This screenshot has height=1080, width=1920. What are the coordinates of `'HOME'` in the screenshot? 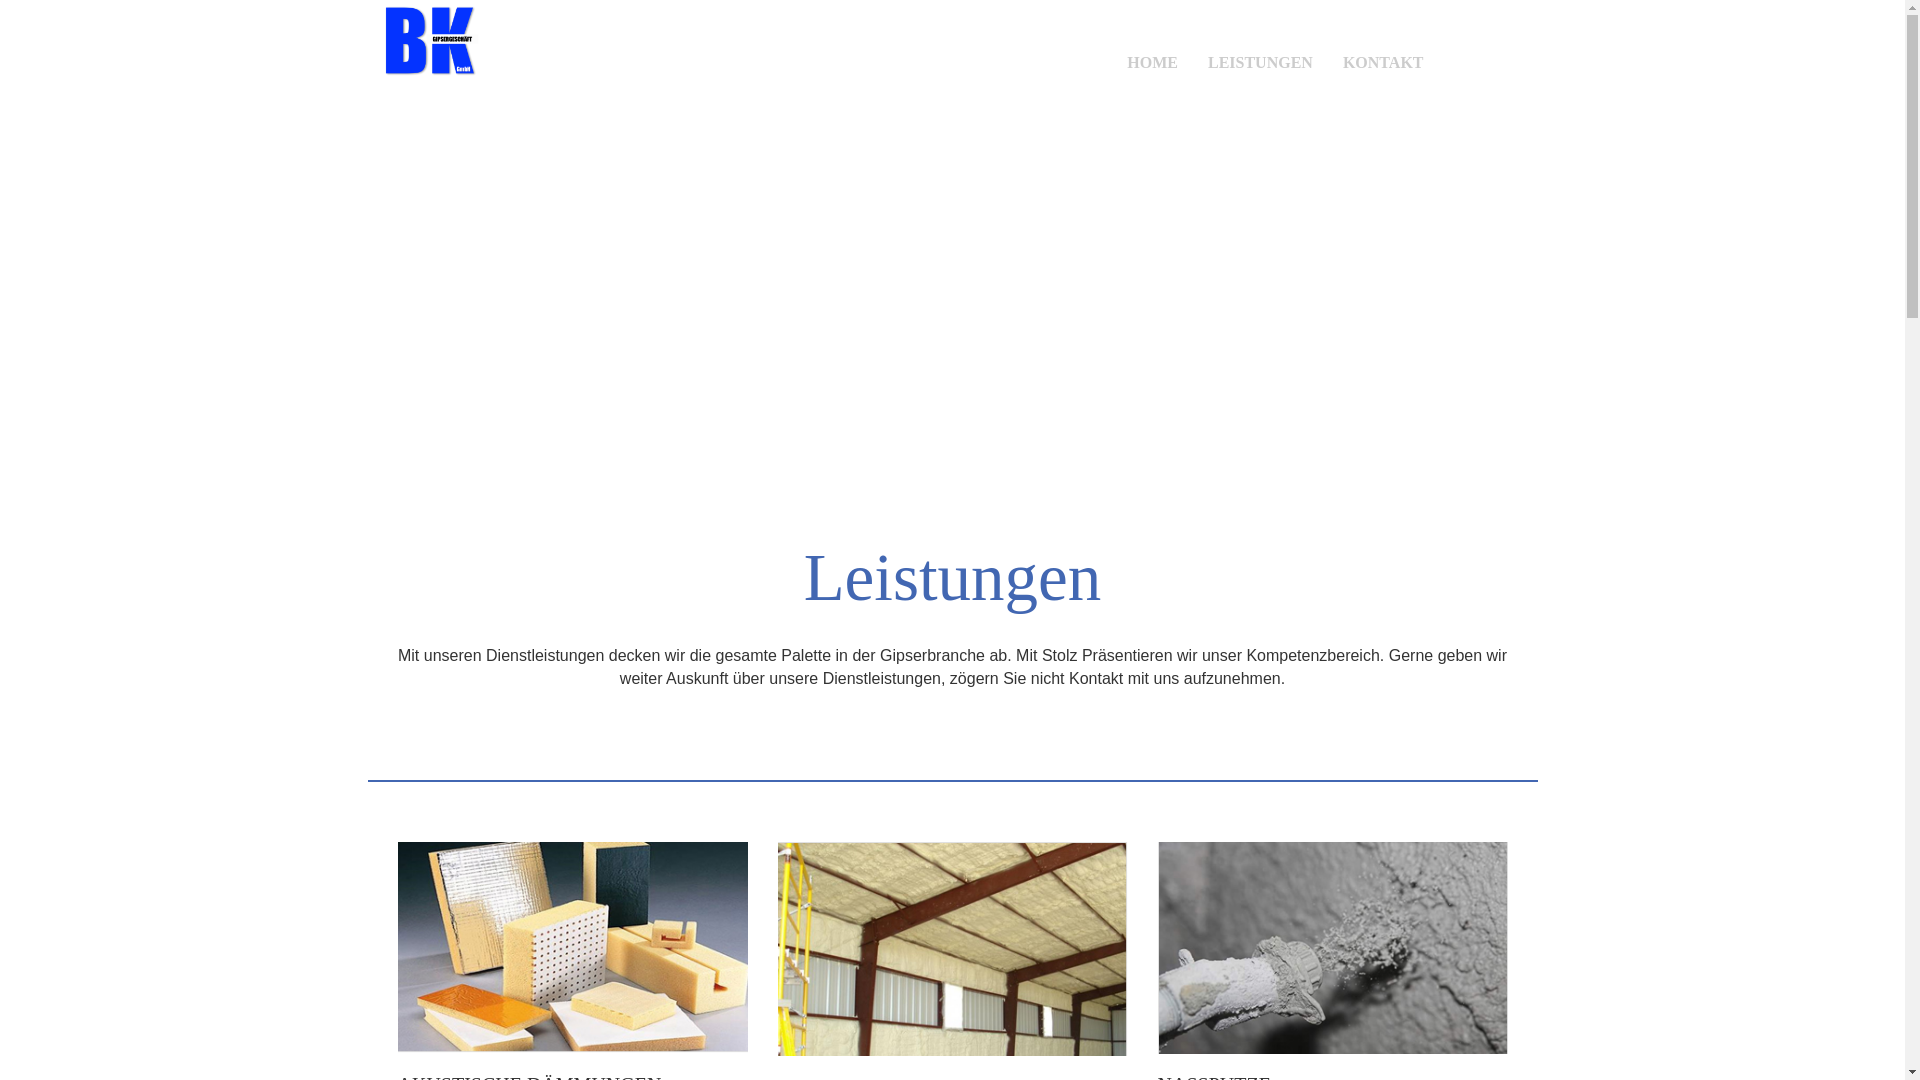 It's located at (1152, 52).